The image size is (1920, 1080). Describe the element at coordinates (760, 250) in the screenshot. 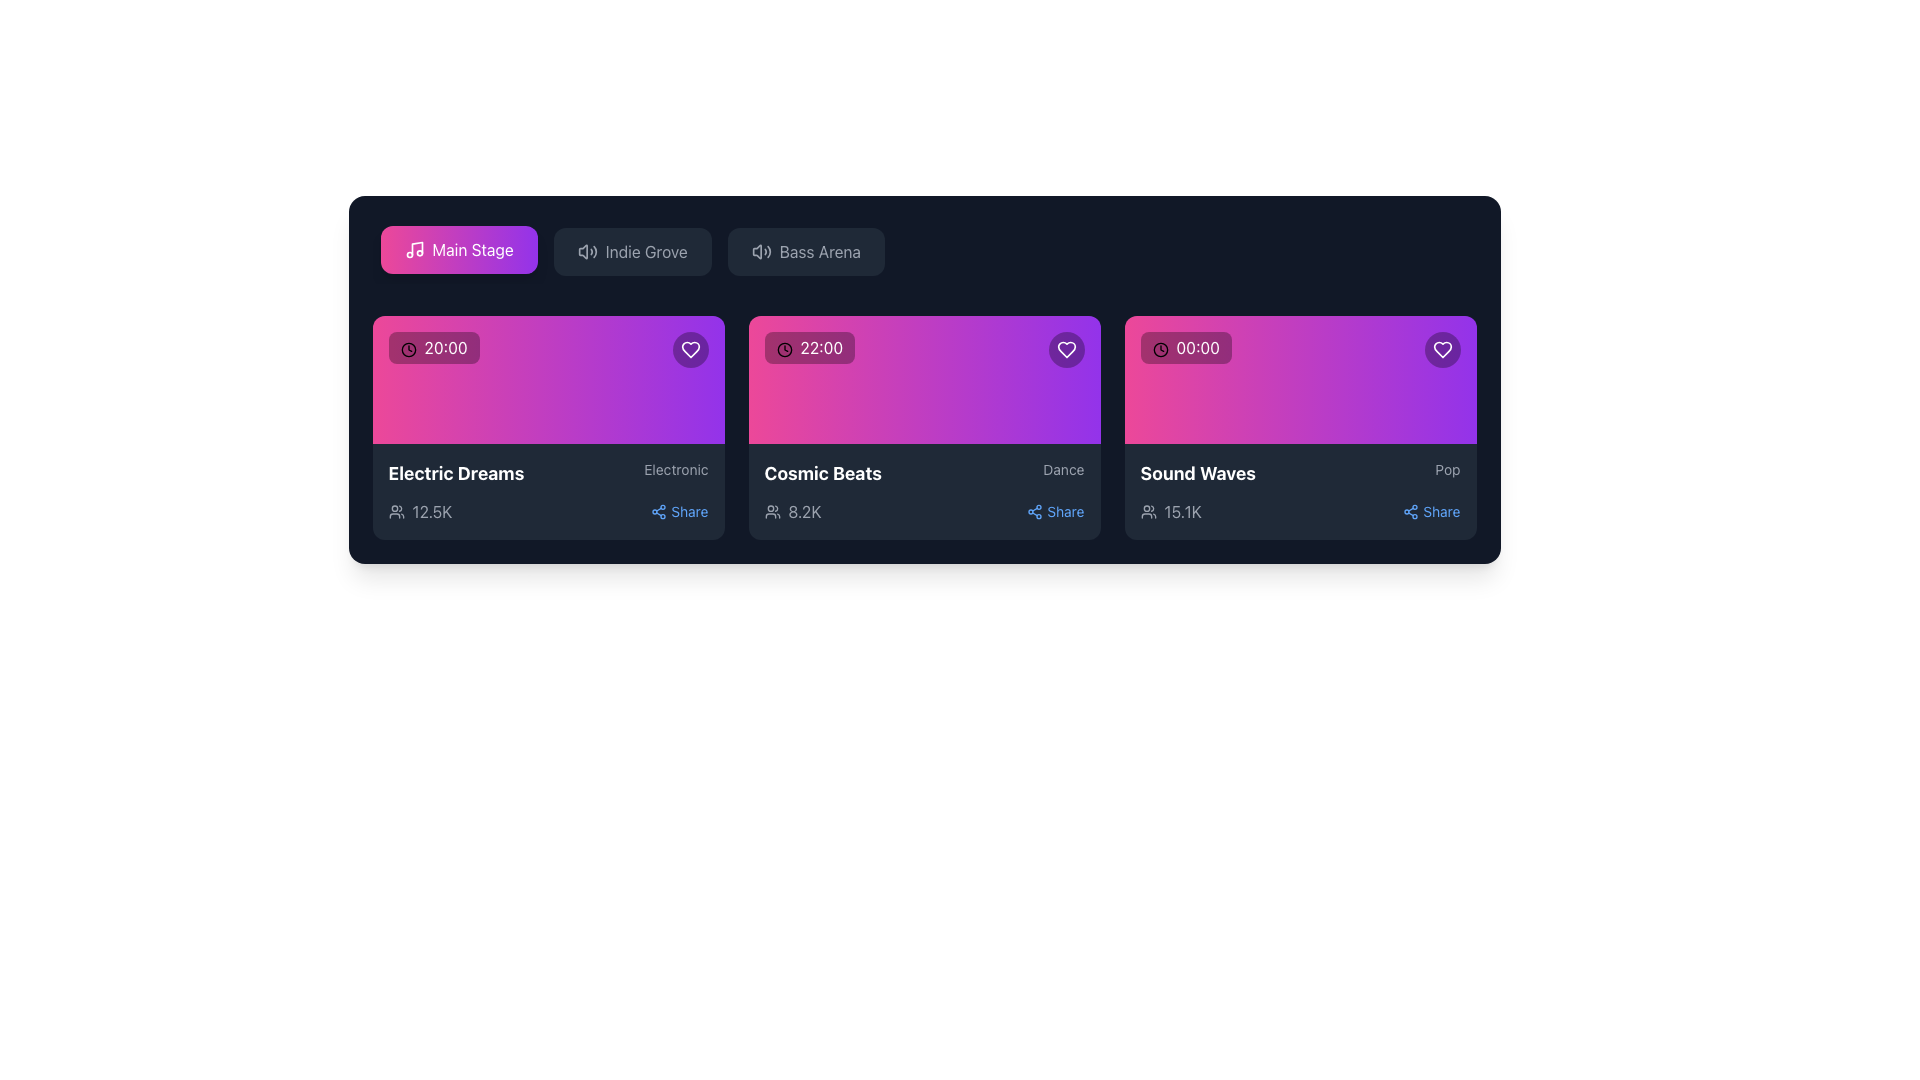

I see `the speaker icon with sound waves located to the left of the 'Bass Arena' text label` at that location.